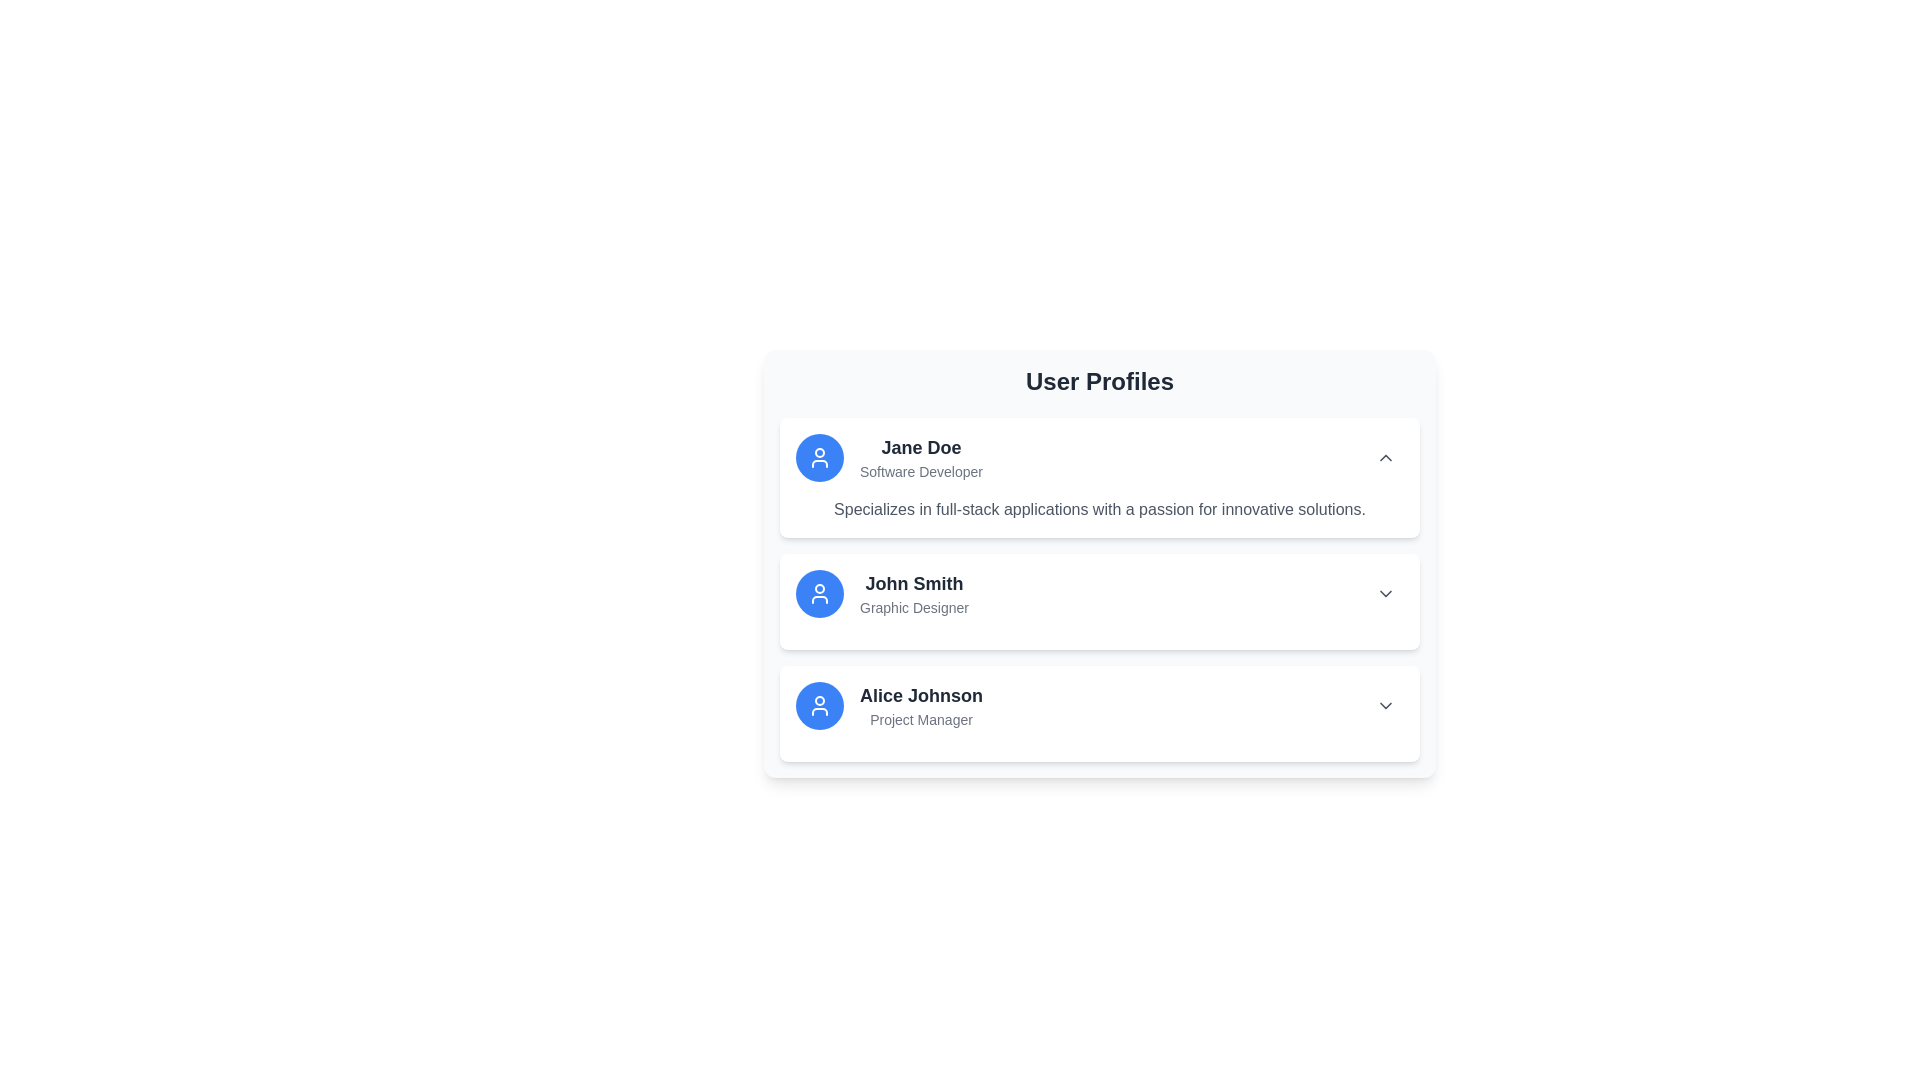  I want to click on the Profile card component for 'Alice Johnson', which features a circular blue icon with a white user outline, followed by the name 'Alice Johnson' in bold and title 'Project Manager' in gray font, so click(888, 704).